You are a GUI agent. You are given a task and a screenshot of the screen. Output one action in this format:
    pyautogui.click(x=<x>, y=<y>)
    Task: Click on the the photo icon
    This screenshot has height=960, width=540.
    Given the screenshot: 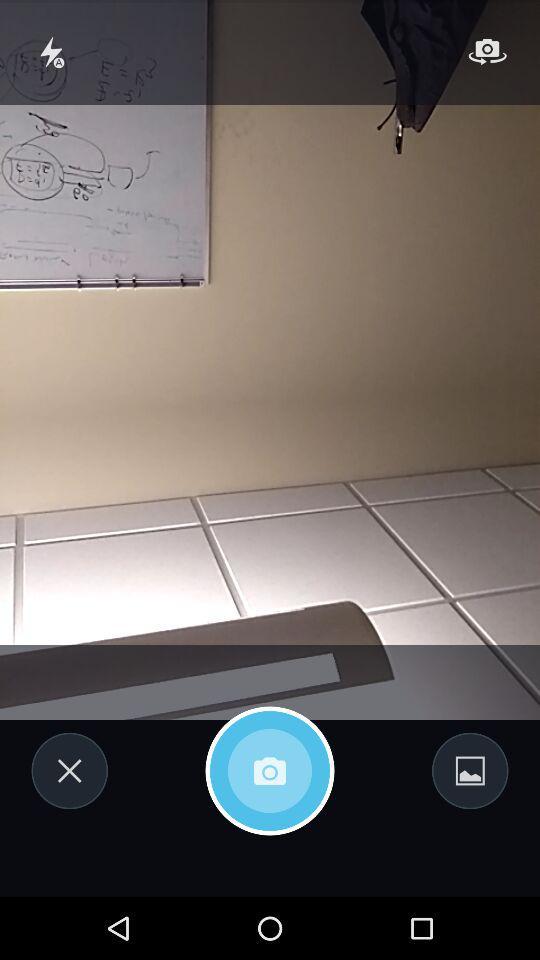 What is the action you would take?
    pyautogui.click(x=270, y=825)
    